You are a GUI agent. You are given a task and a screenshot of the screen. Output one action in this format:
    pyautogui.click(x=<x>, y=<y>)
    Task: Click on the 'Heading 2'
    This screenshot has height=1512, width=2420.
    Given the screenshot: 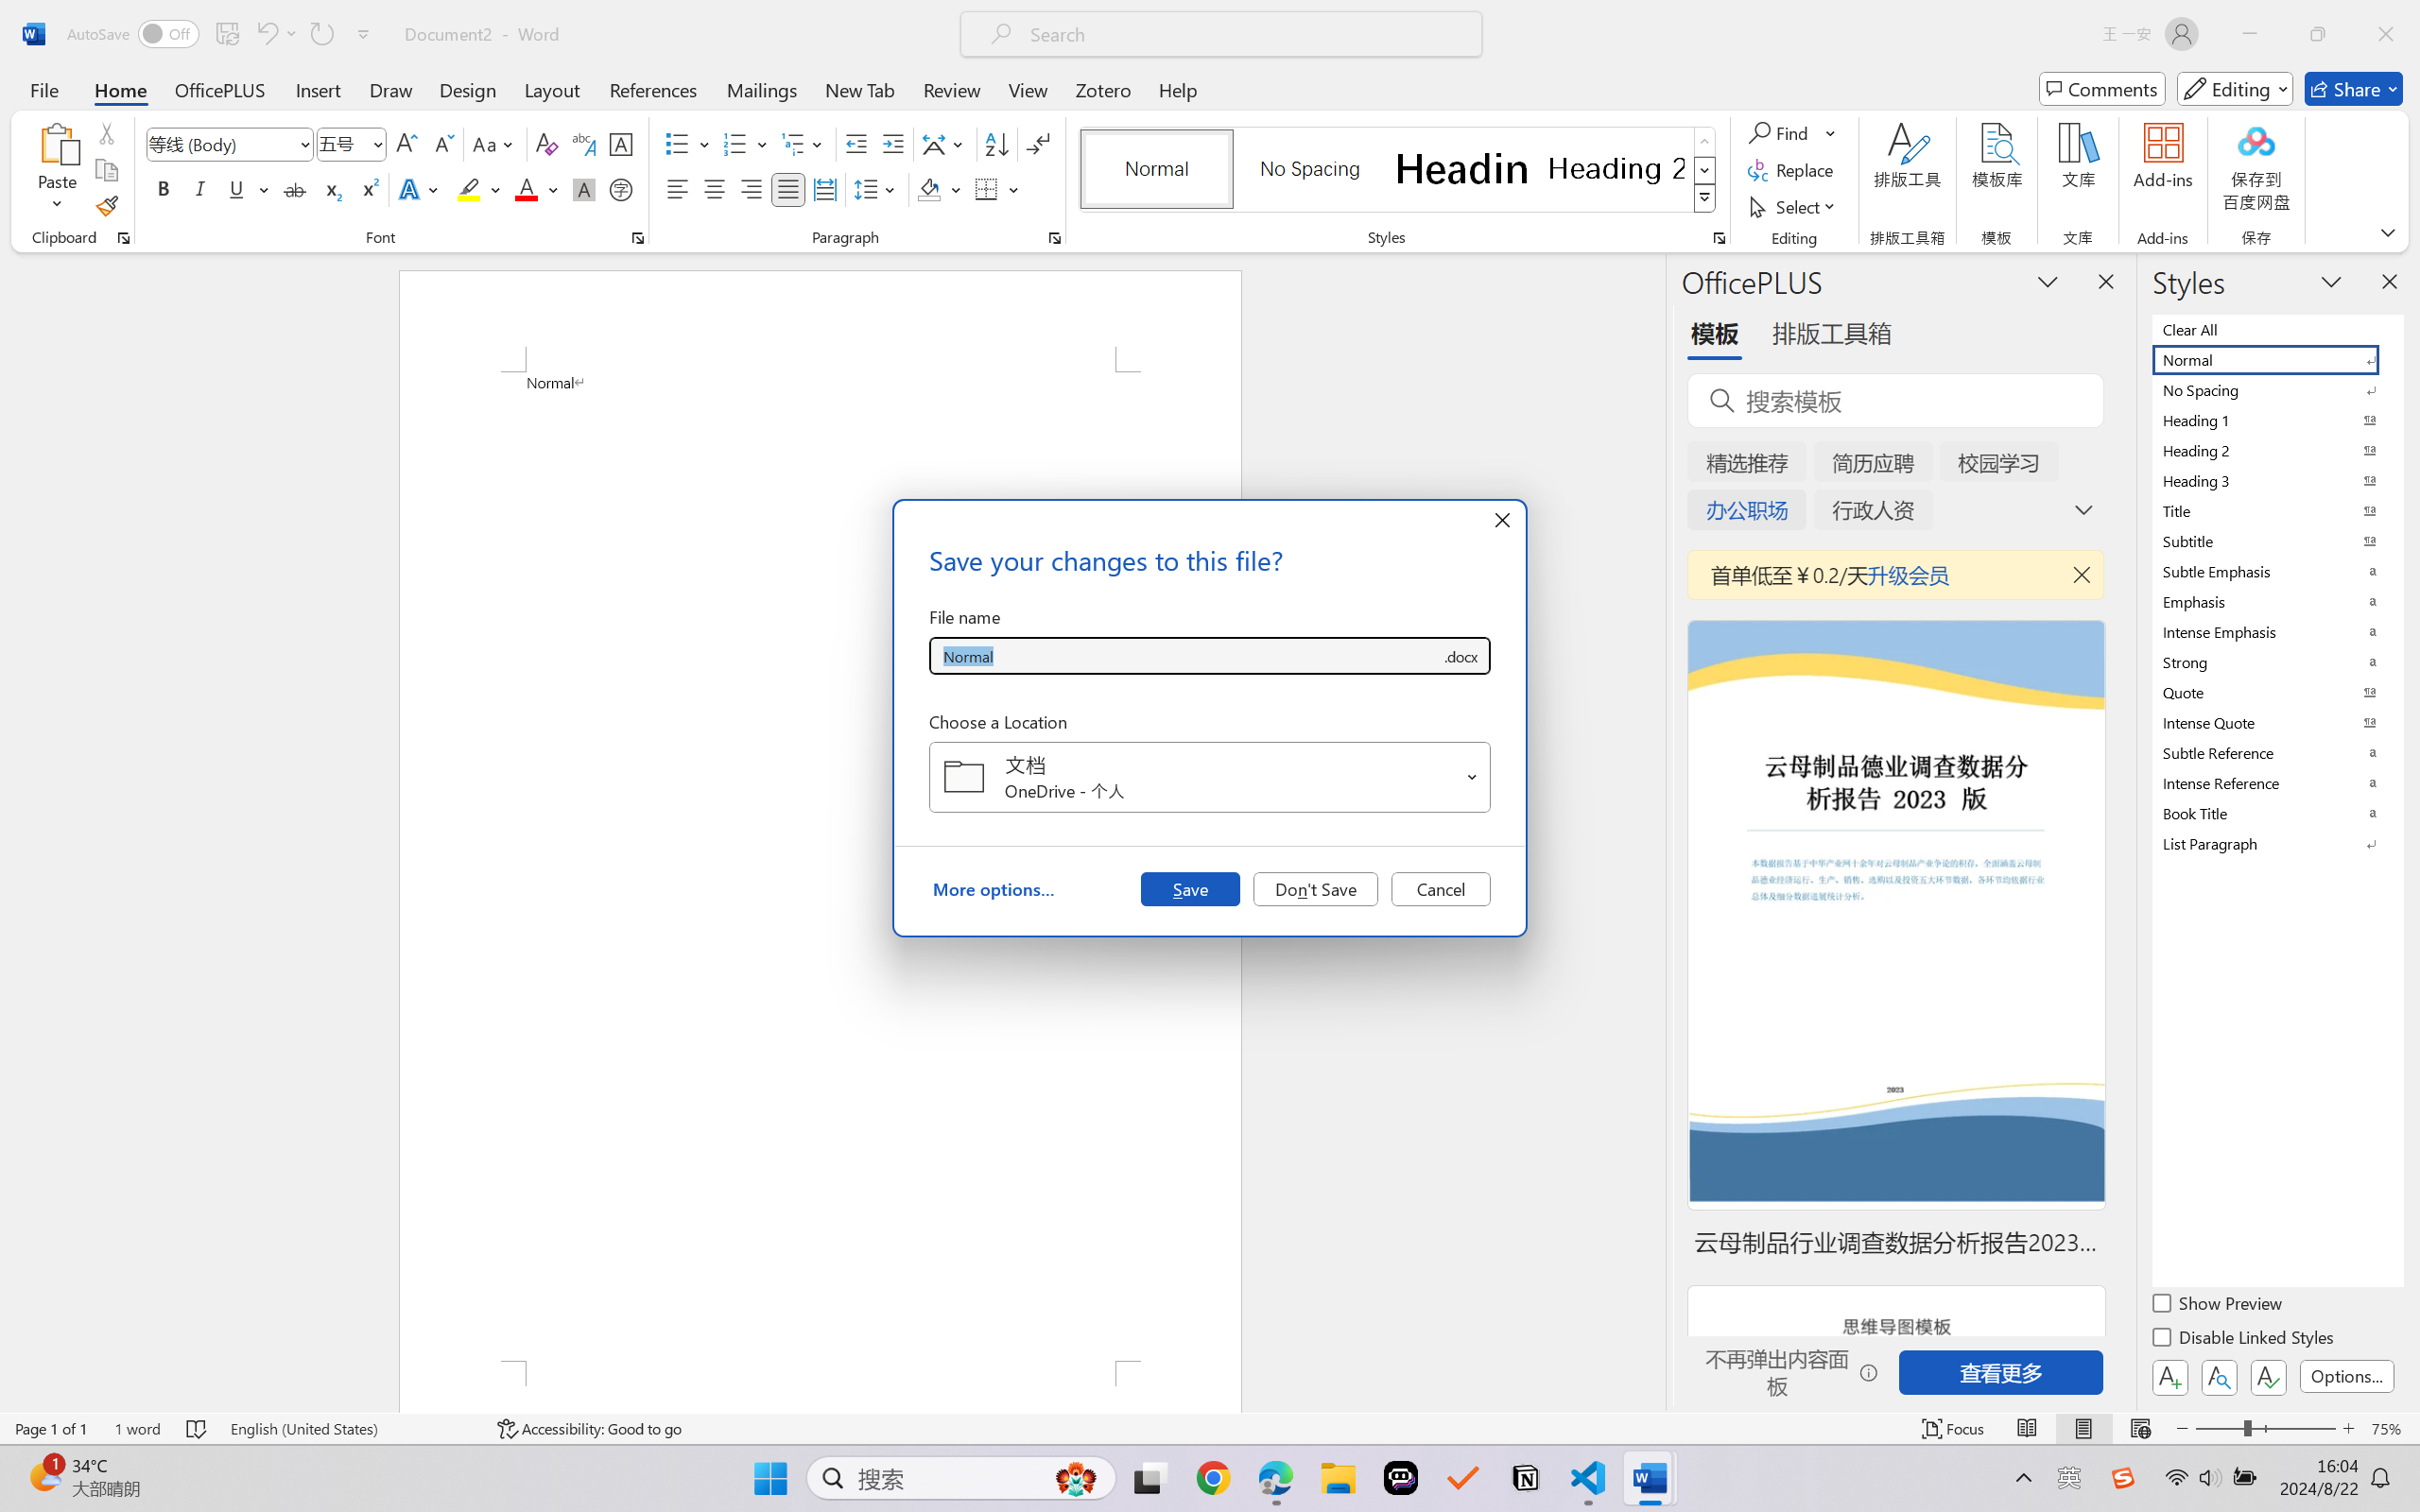 What is the action you would take?
    pyautogui.click(x=1616, y=168)
    